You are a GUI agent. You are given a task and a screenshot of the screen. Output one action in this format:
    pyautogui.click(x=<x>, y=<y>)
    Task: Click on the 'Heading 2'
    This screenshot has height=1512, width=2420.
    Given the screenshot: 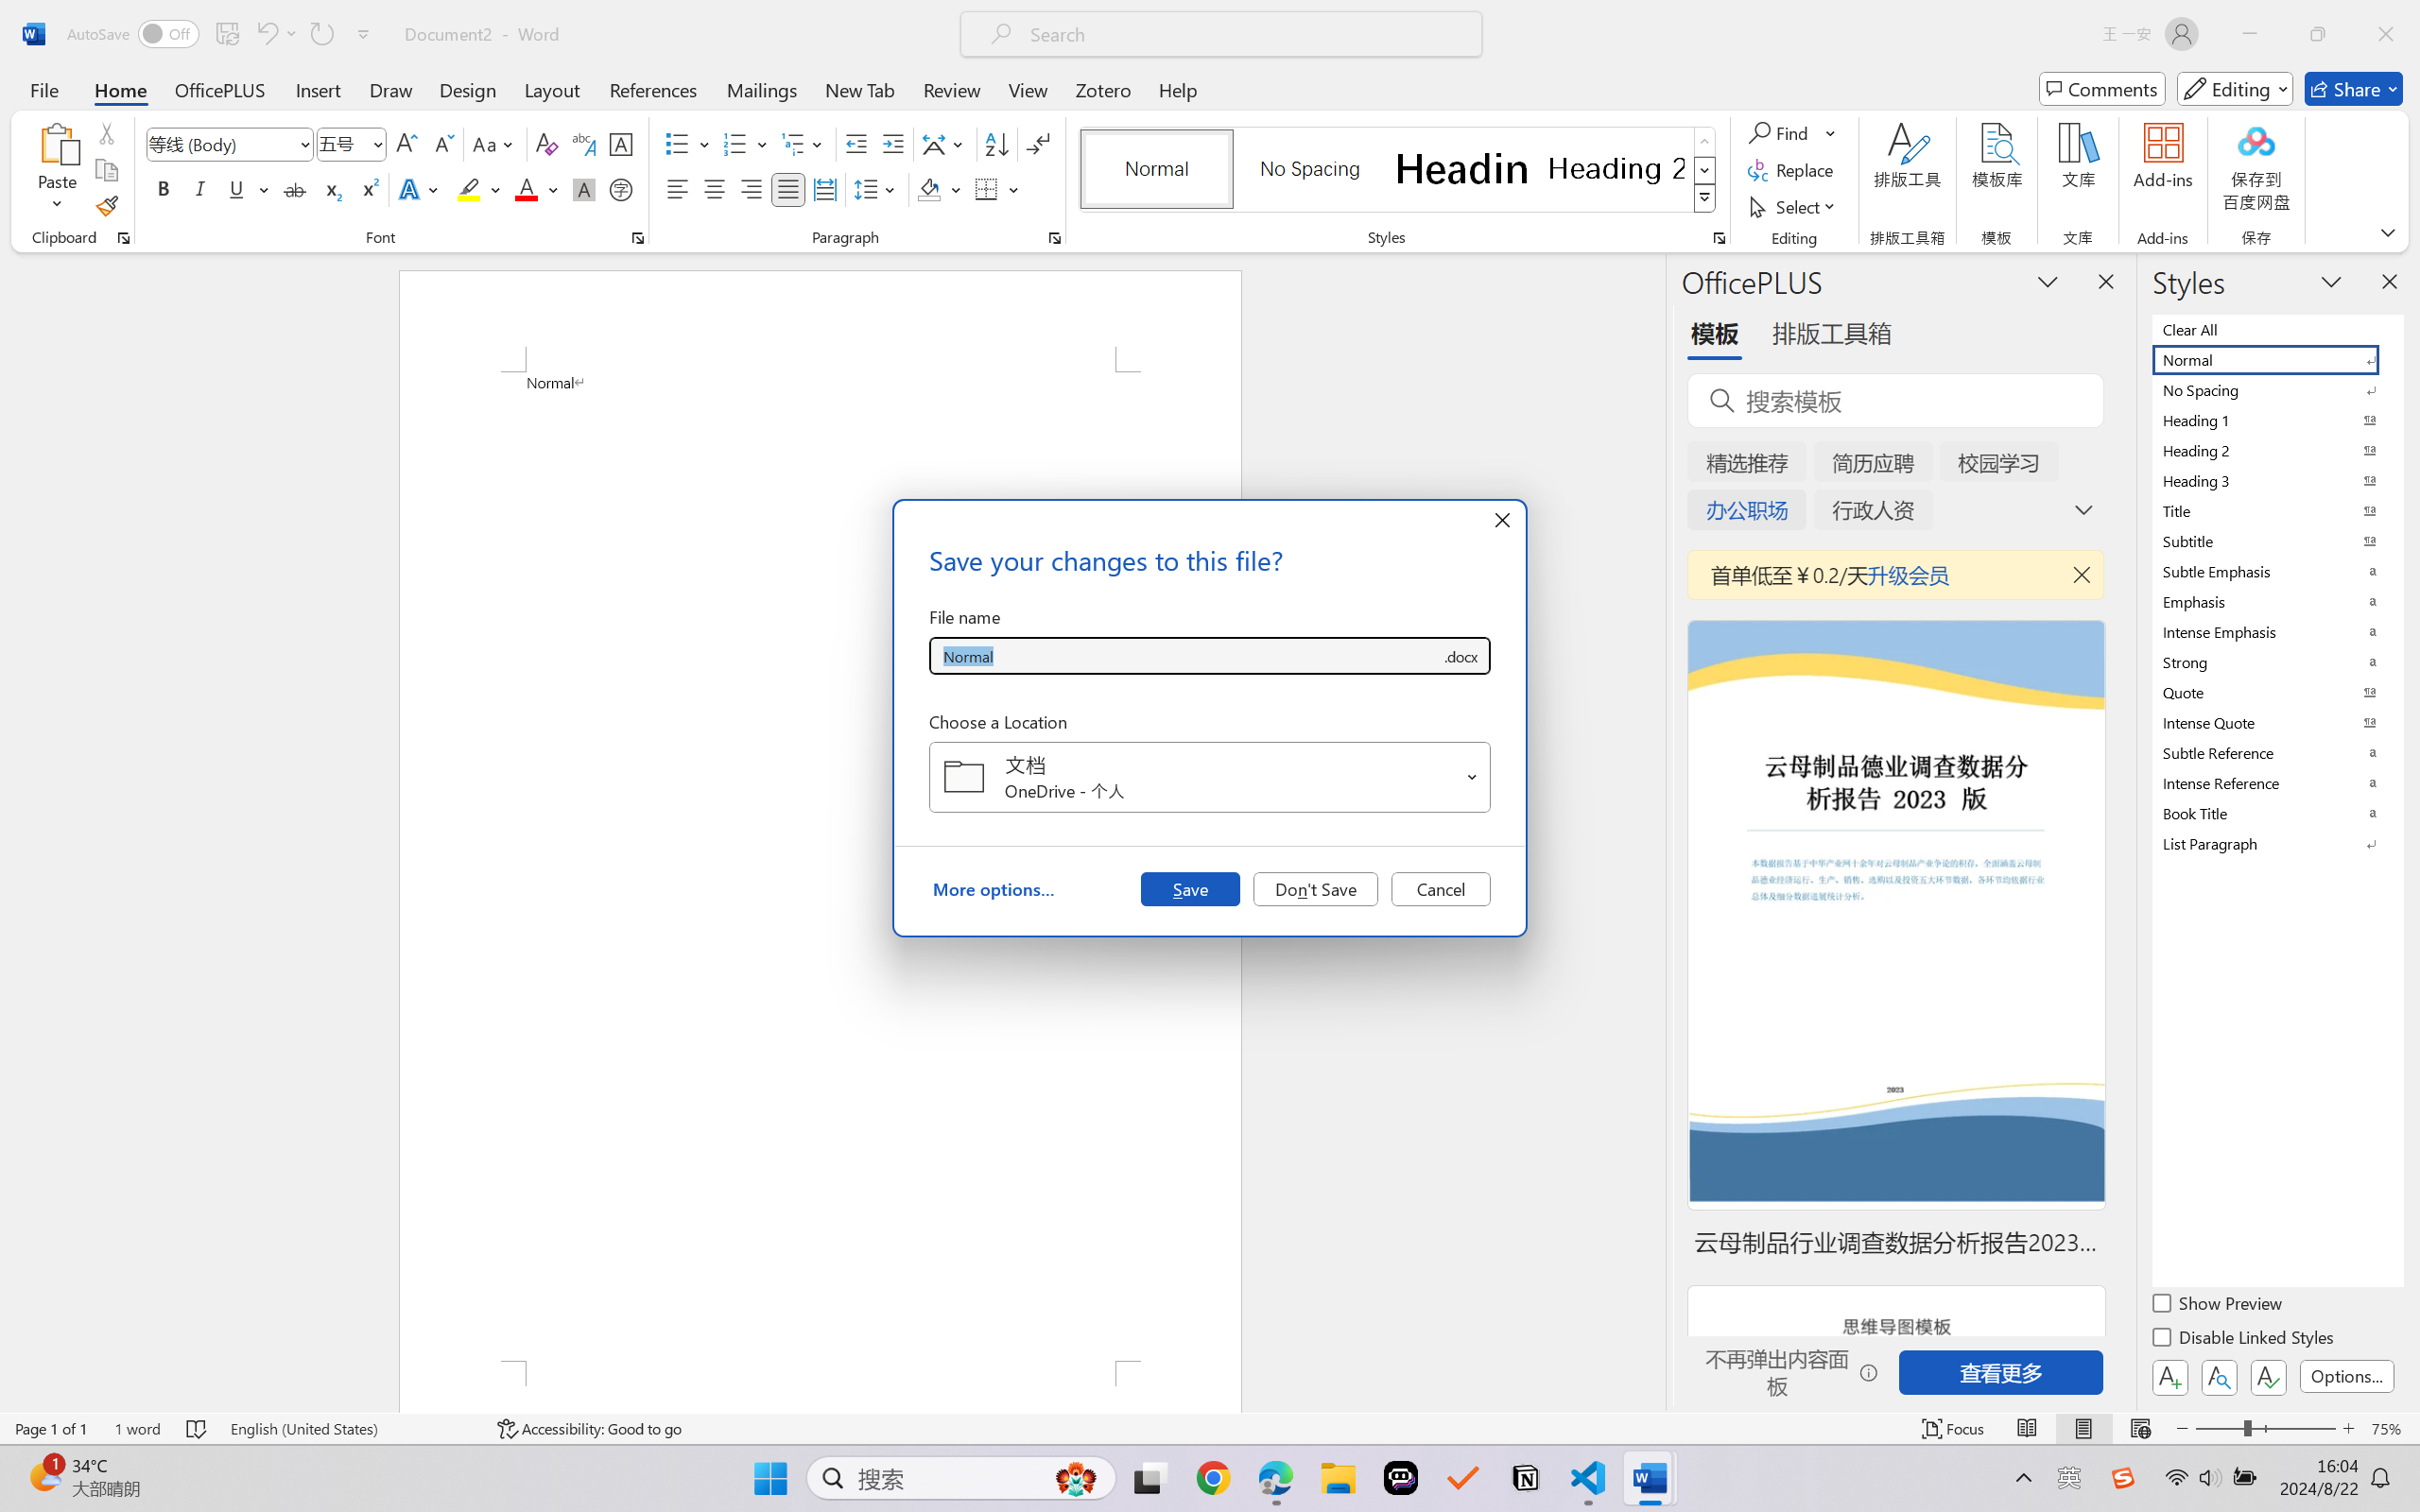 What is the action you would take?
    pyautogui.click(x=1616, y=168)
    